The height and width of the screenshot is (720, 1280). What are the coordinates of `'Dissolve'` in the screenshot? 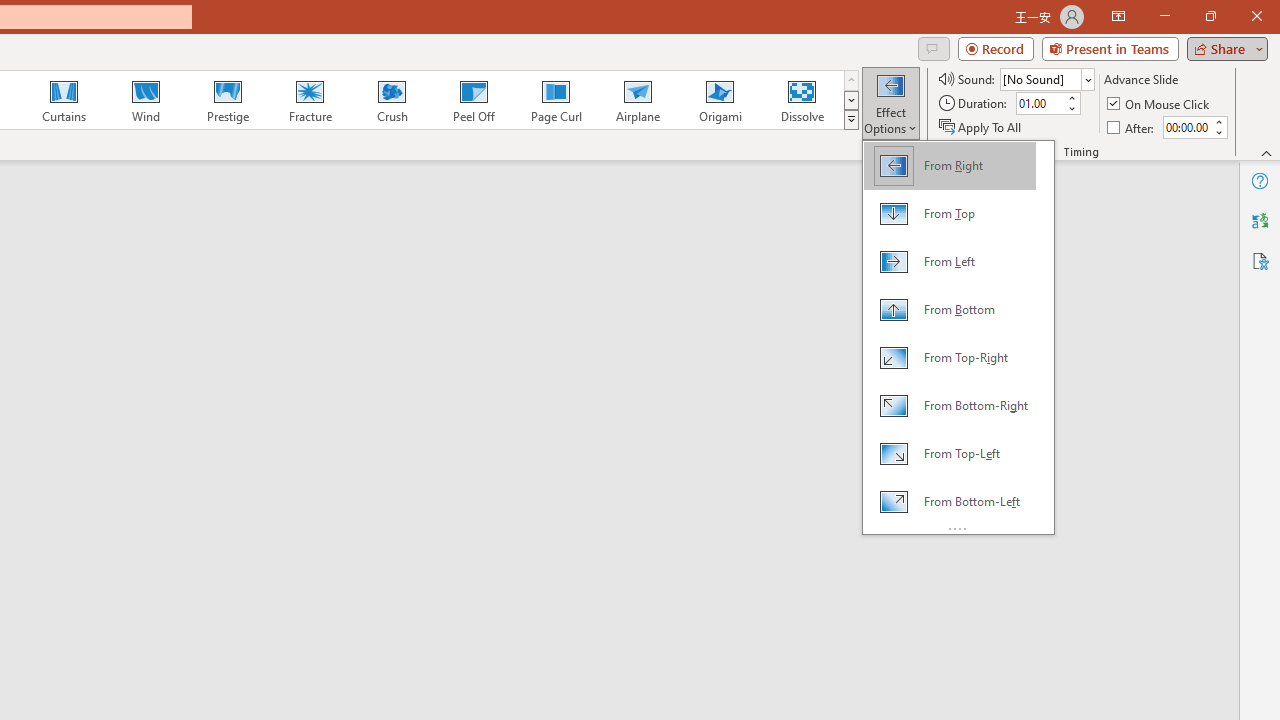 It's located at (802, 100).